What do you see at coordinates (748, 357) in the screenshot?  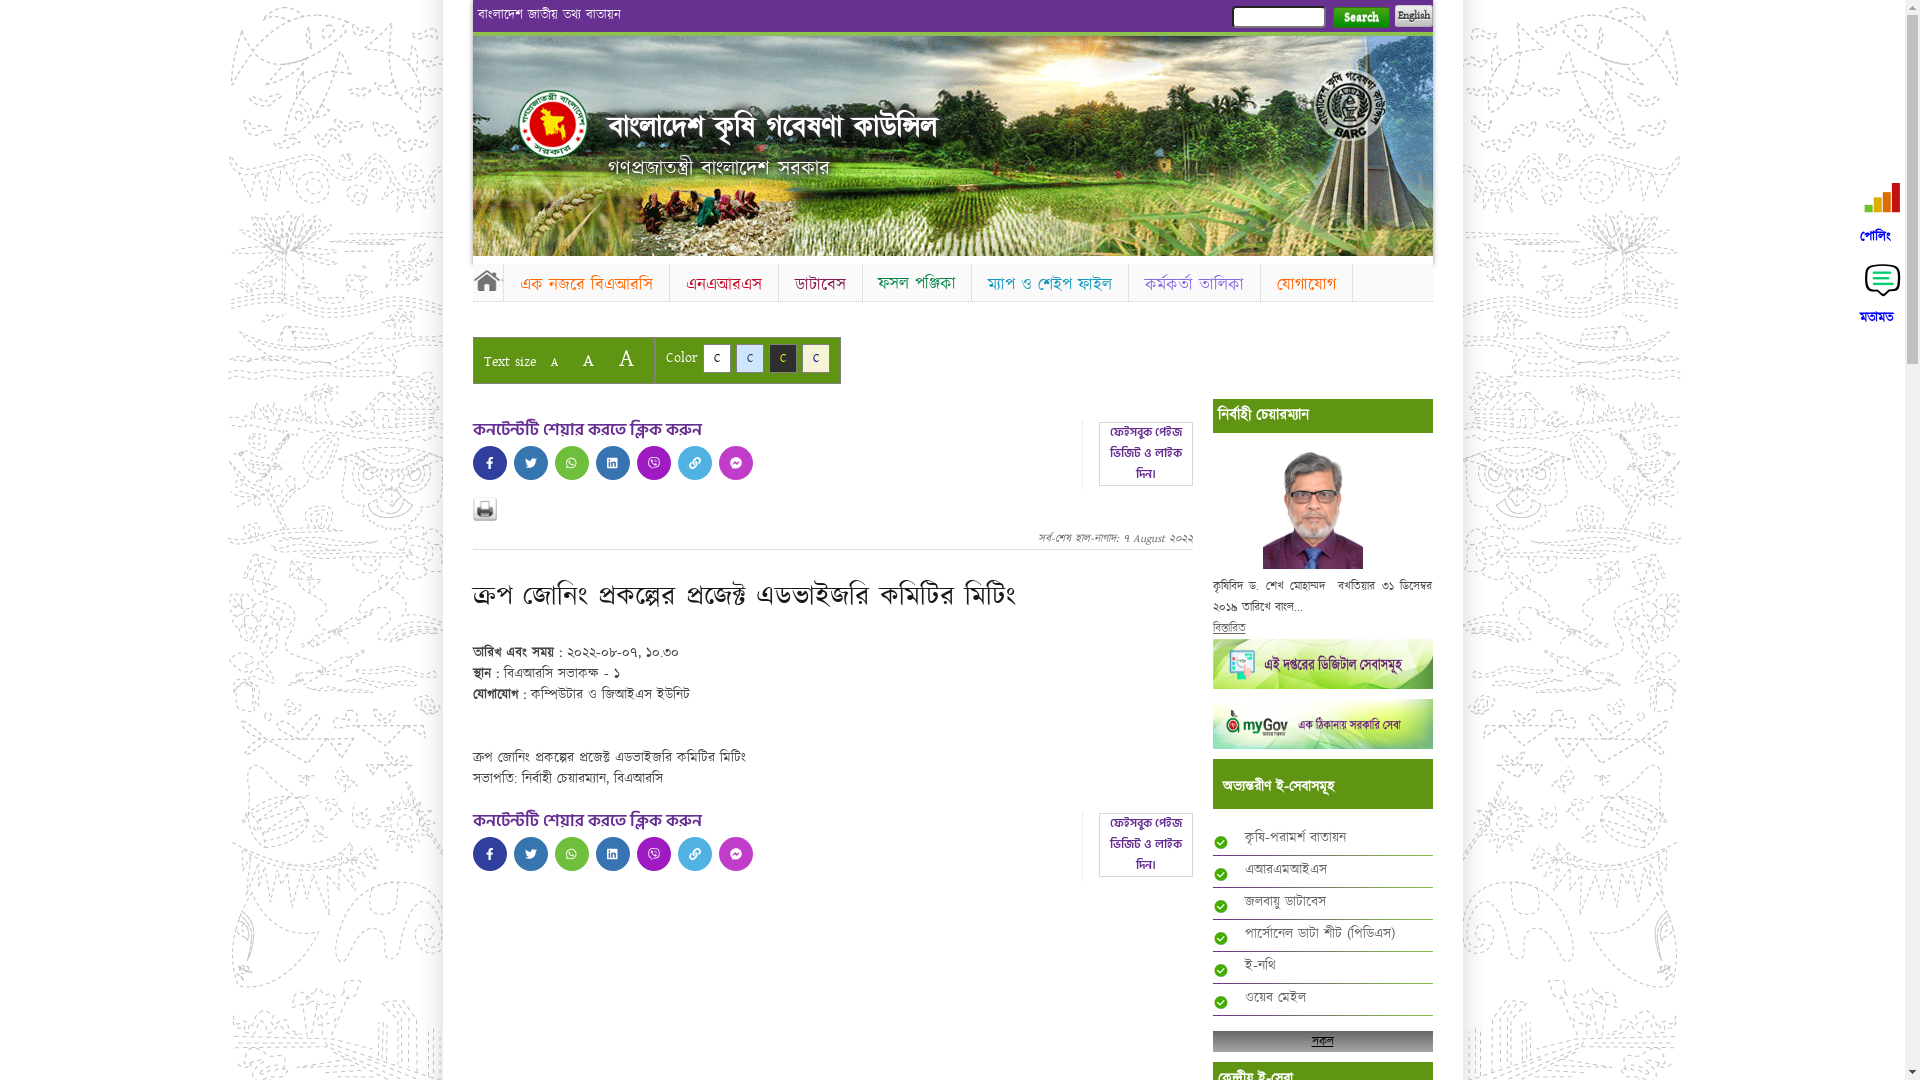 I see `'C'` at bounding box center [748, 357].